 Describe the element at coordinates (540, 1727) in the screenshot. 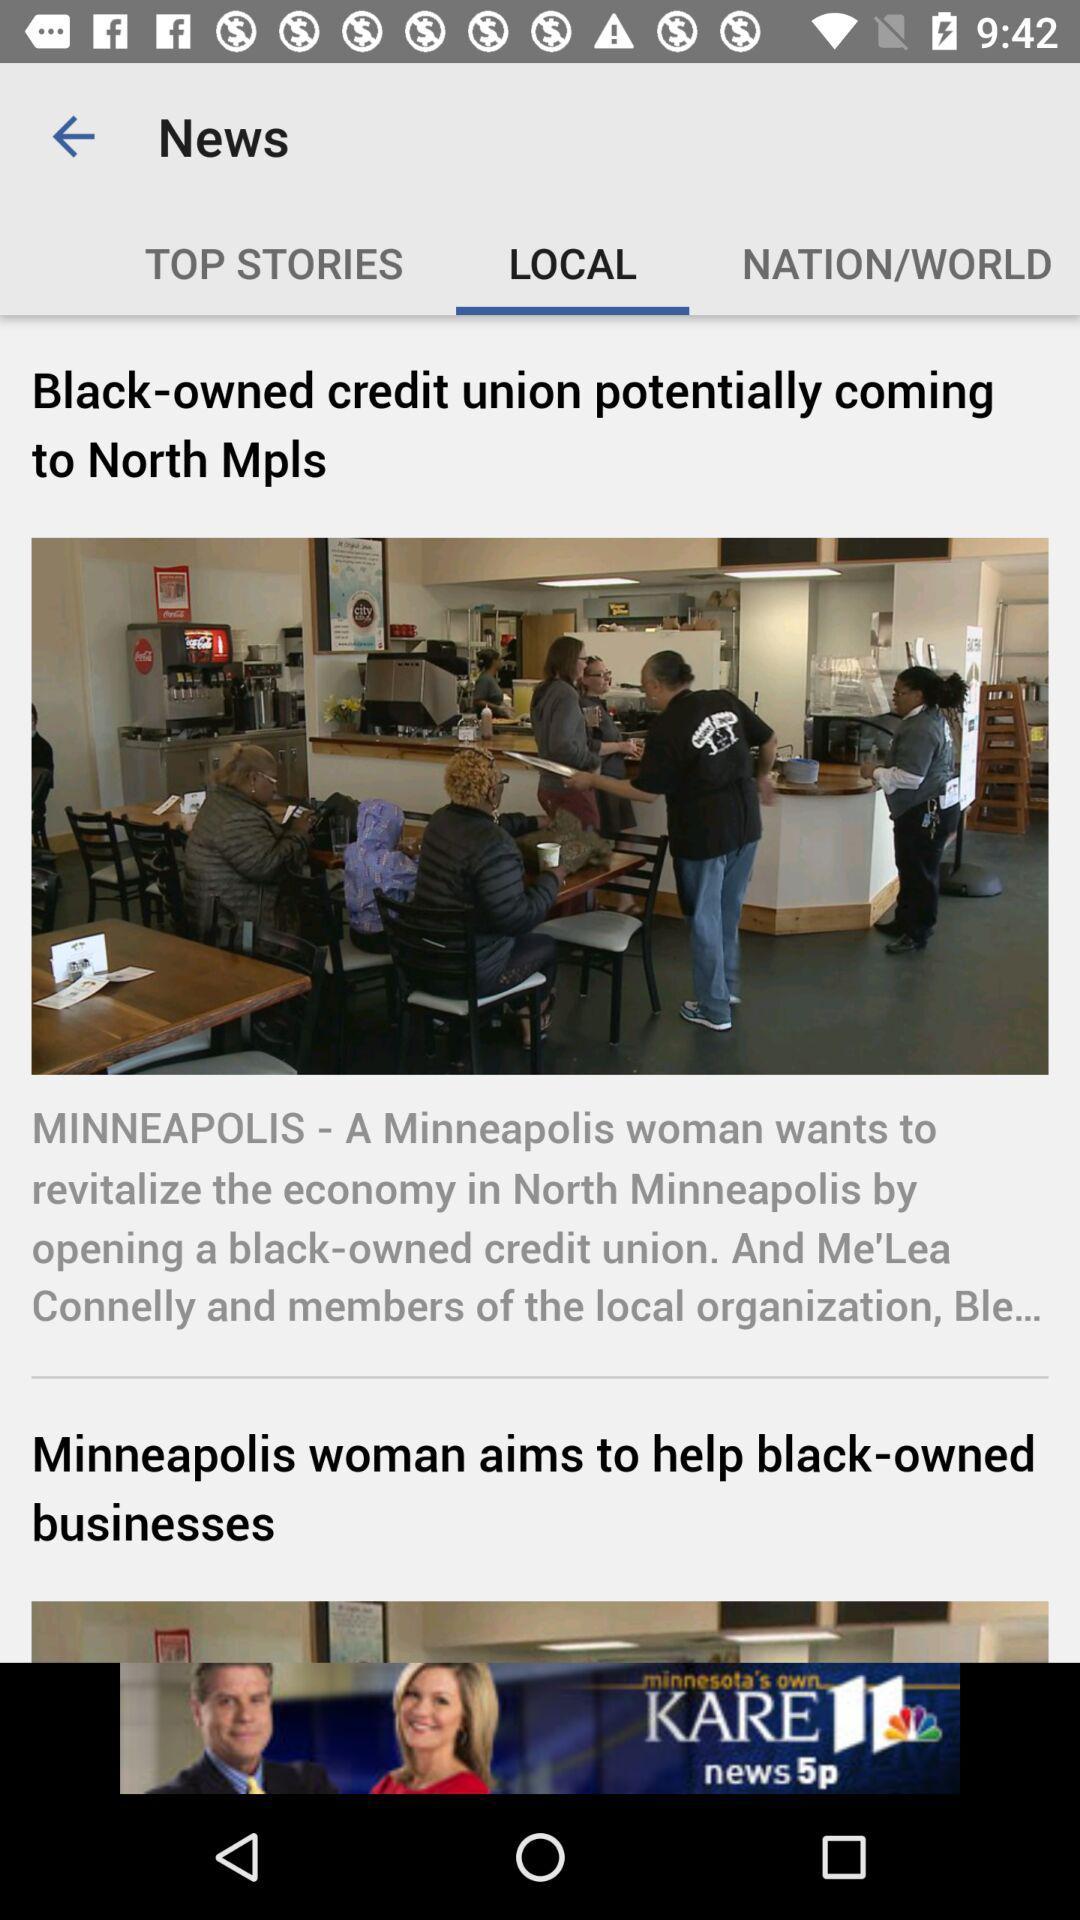

I see `open advertisement` at that location.